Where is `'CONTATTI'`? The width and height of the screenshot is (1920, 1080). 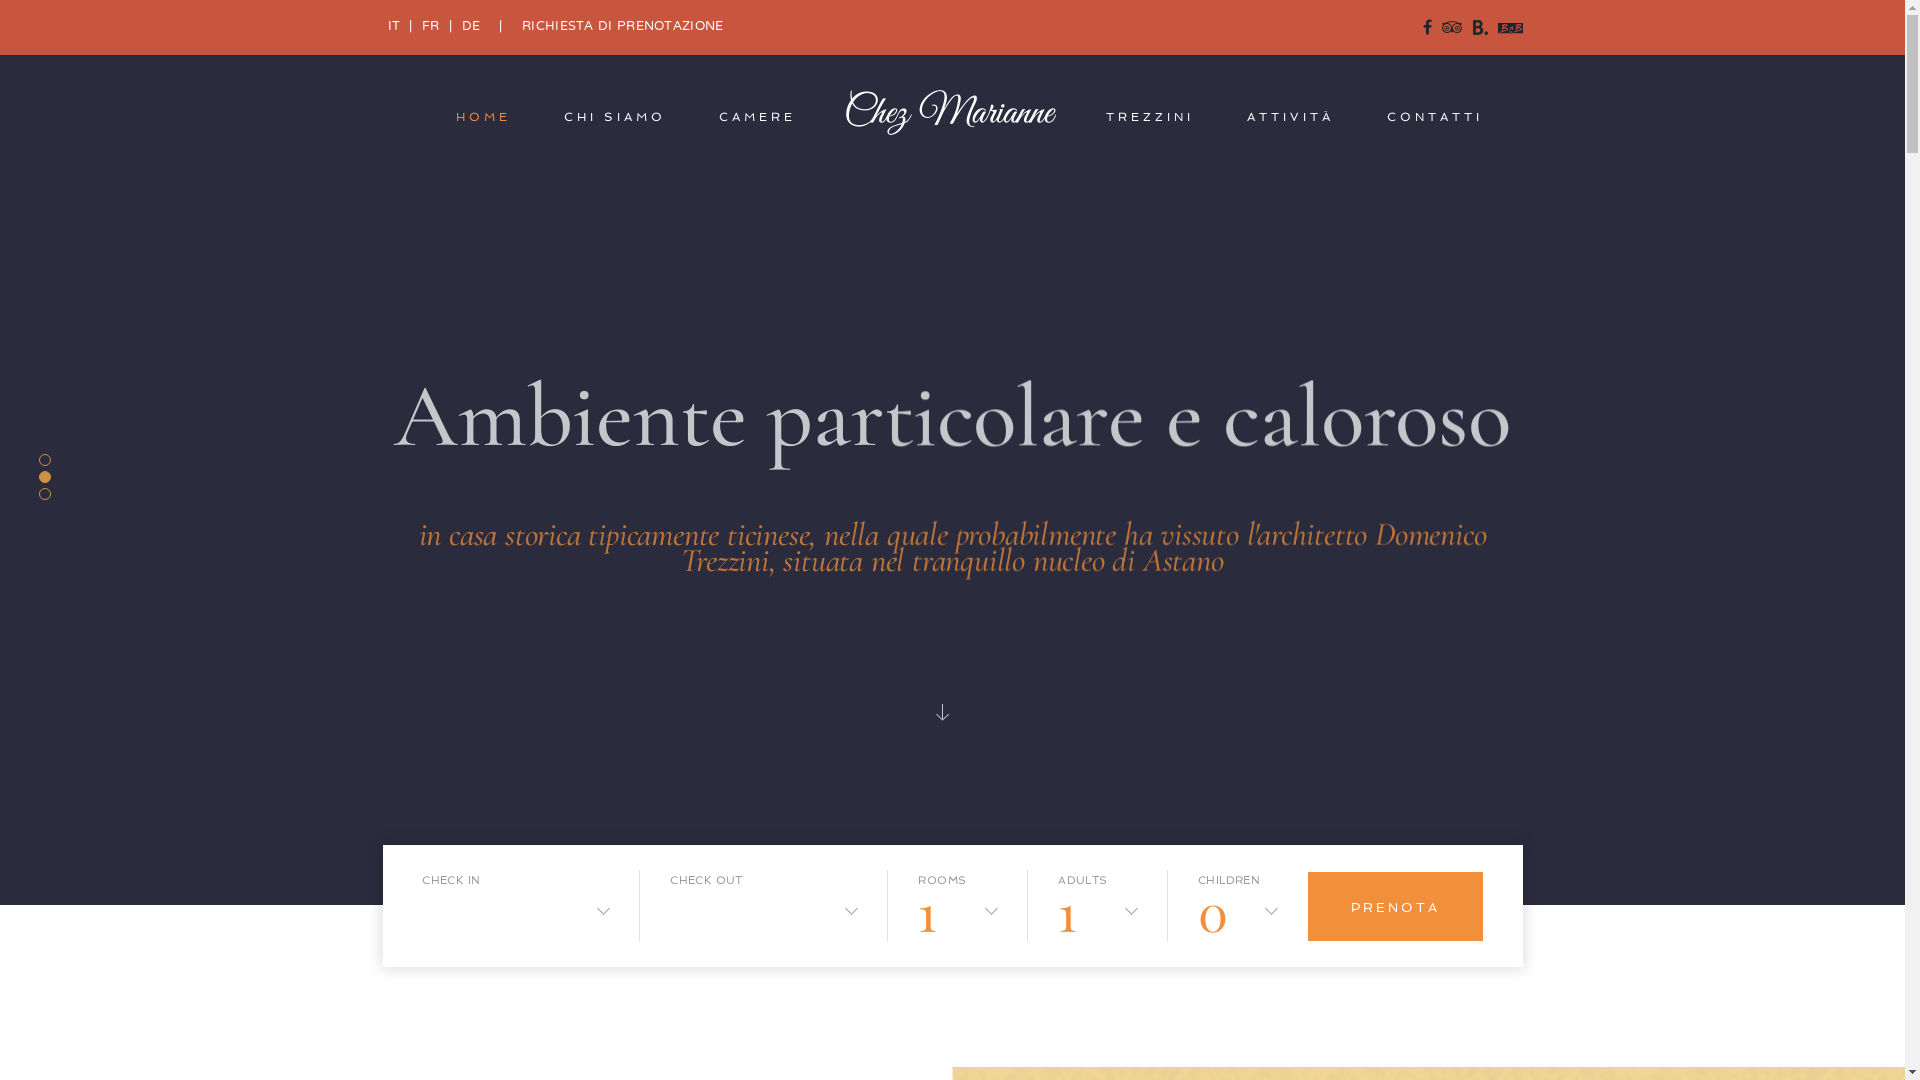 'CONTATTI' is located at coordinates (1434, 116).